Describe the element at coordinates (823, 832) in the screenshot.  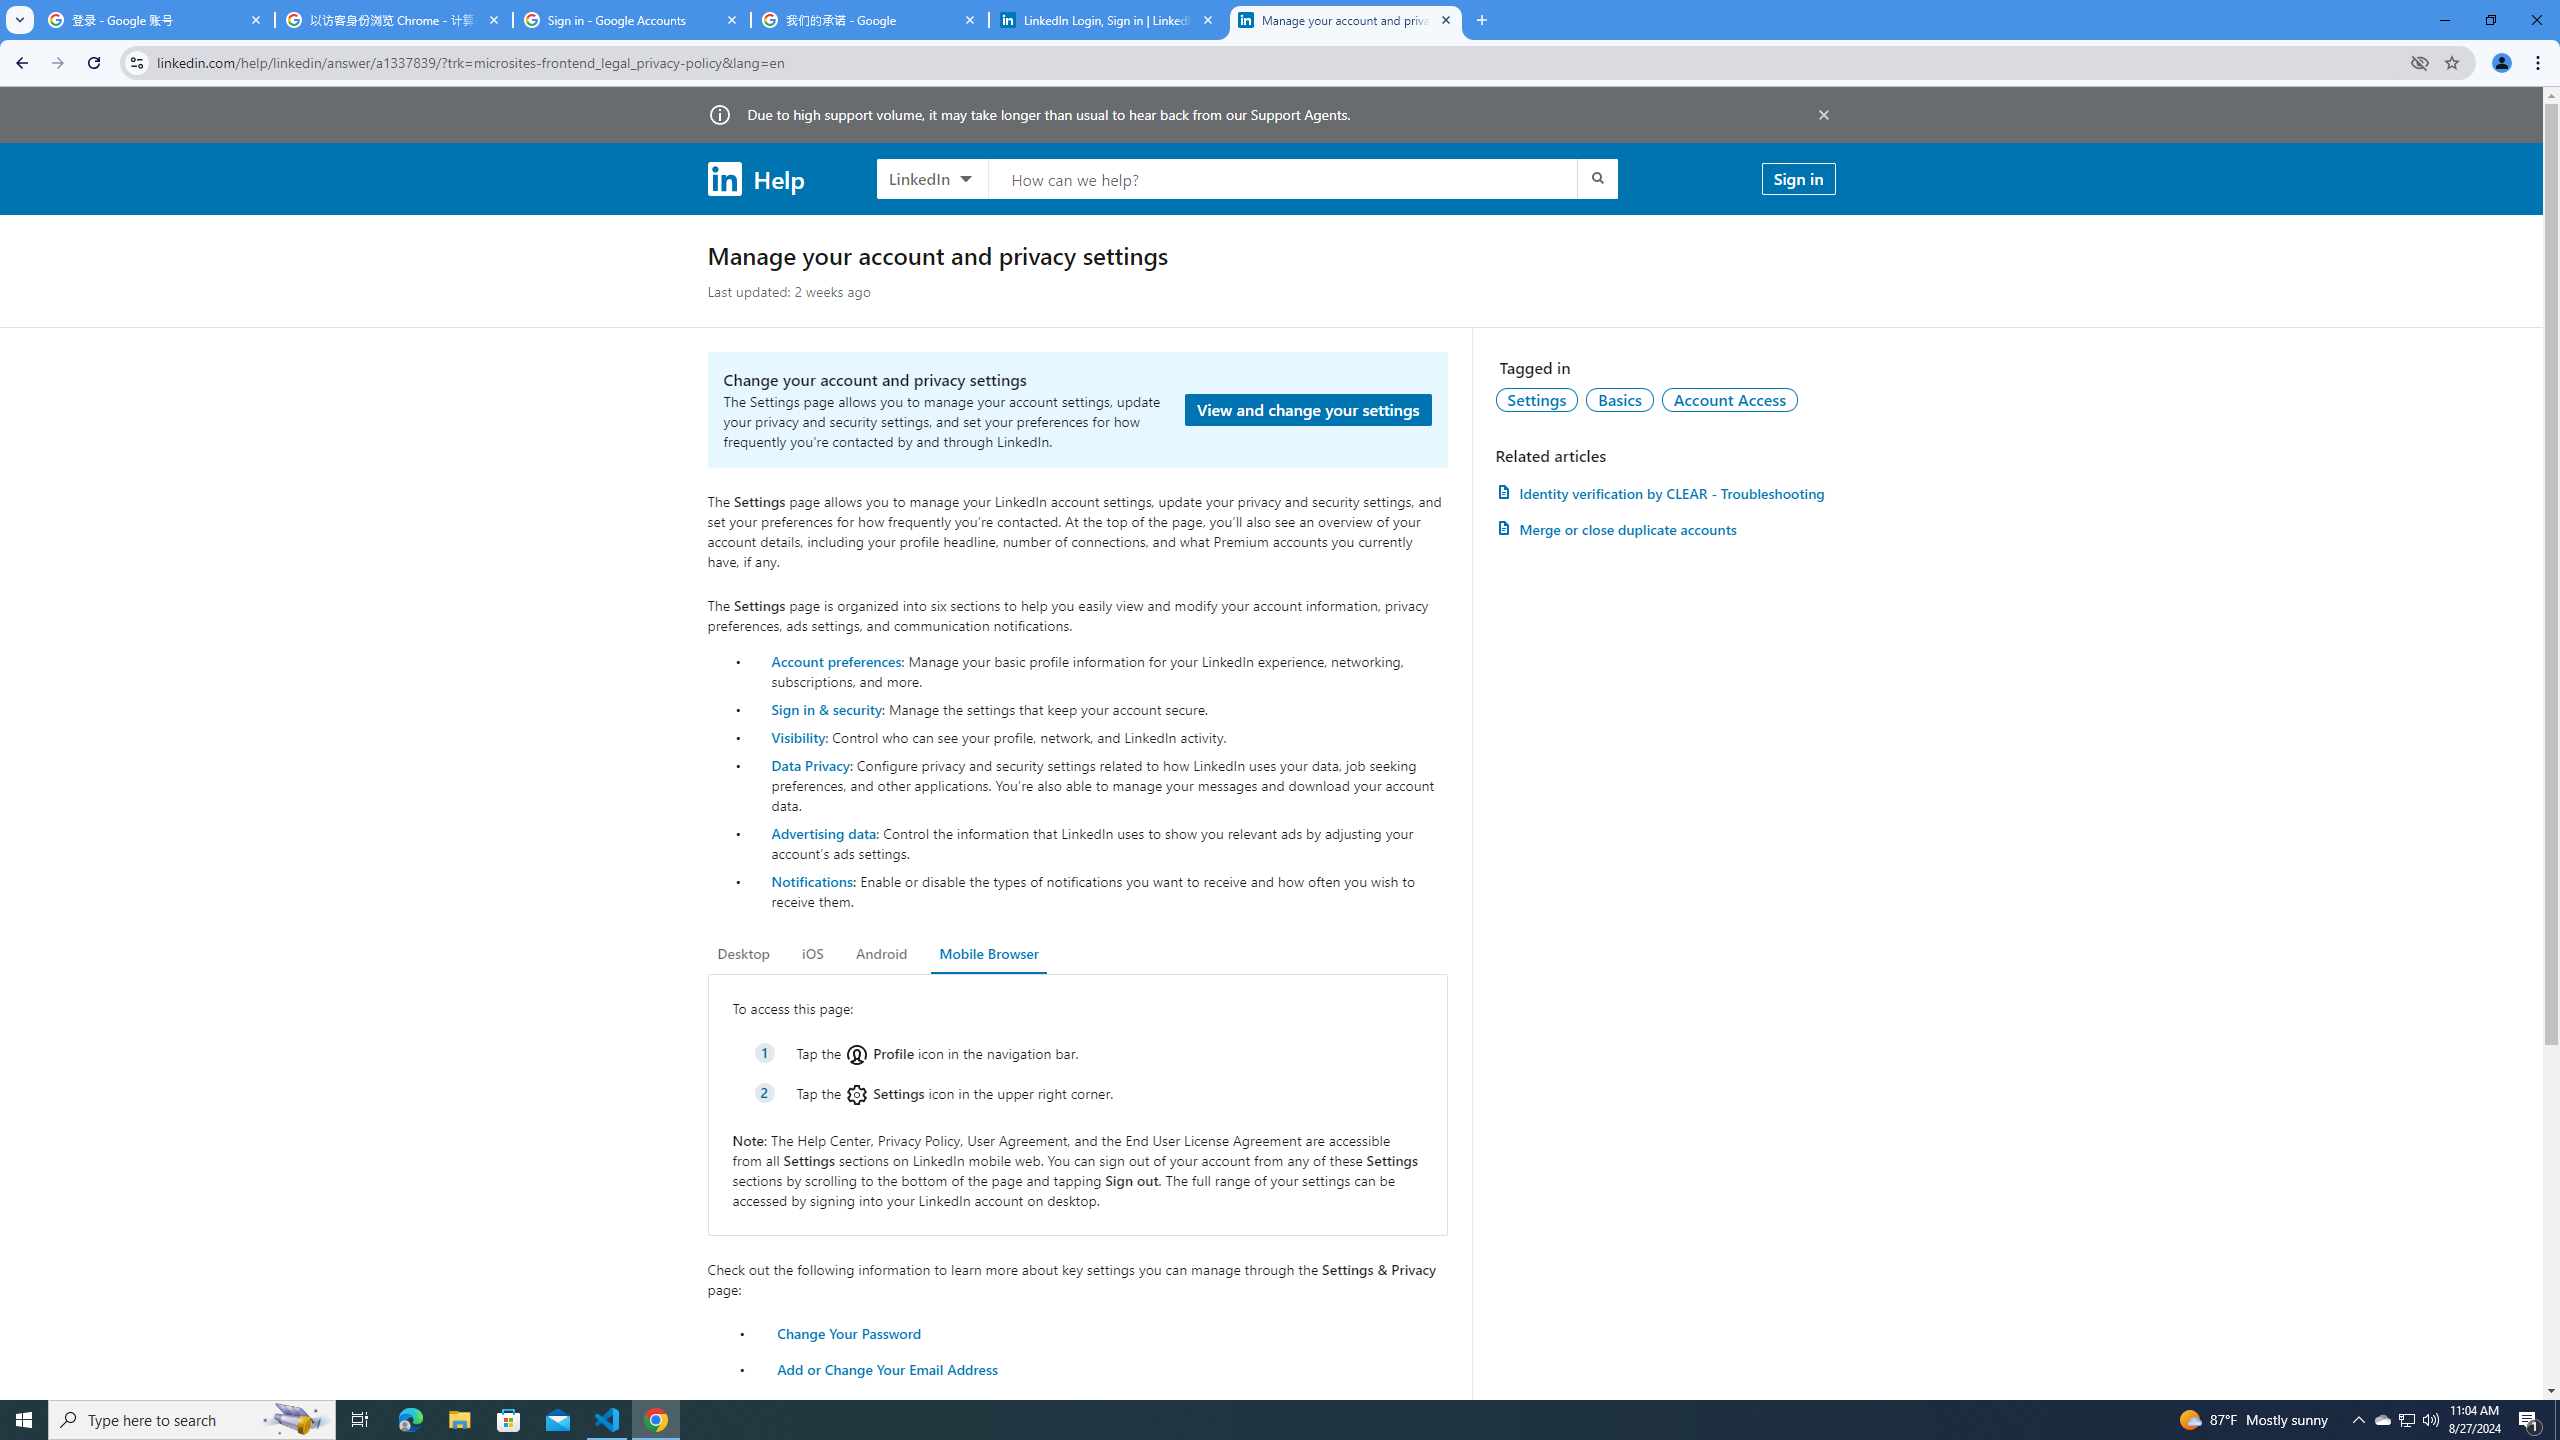
I see `'Advertising data'` at that location.